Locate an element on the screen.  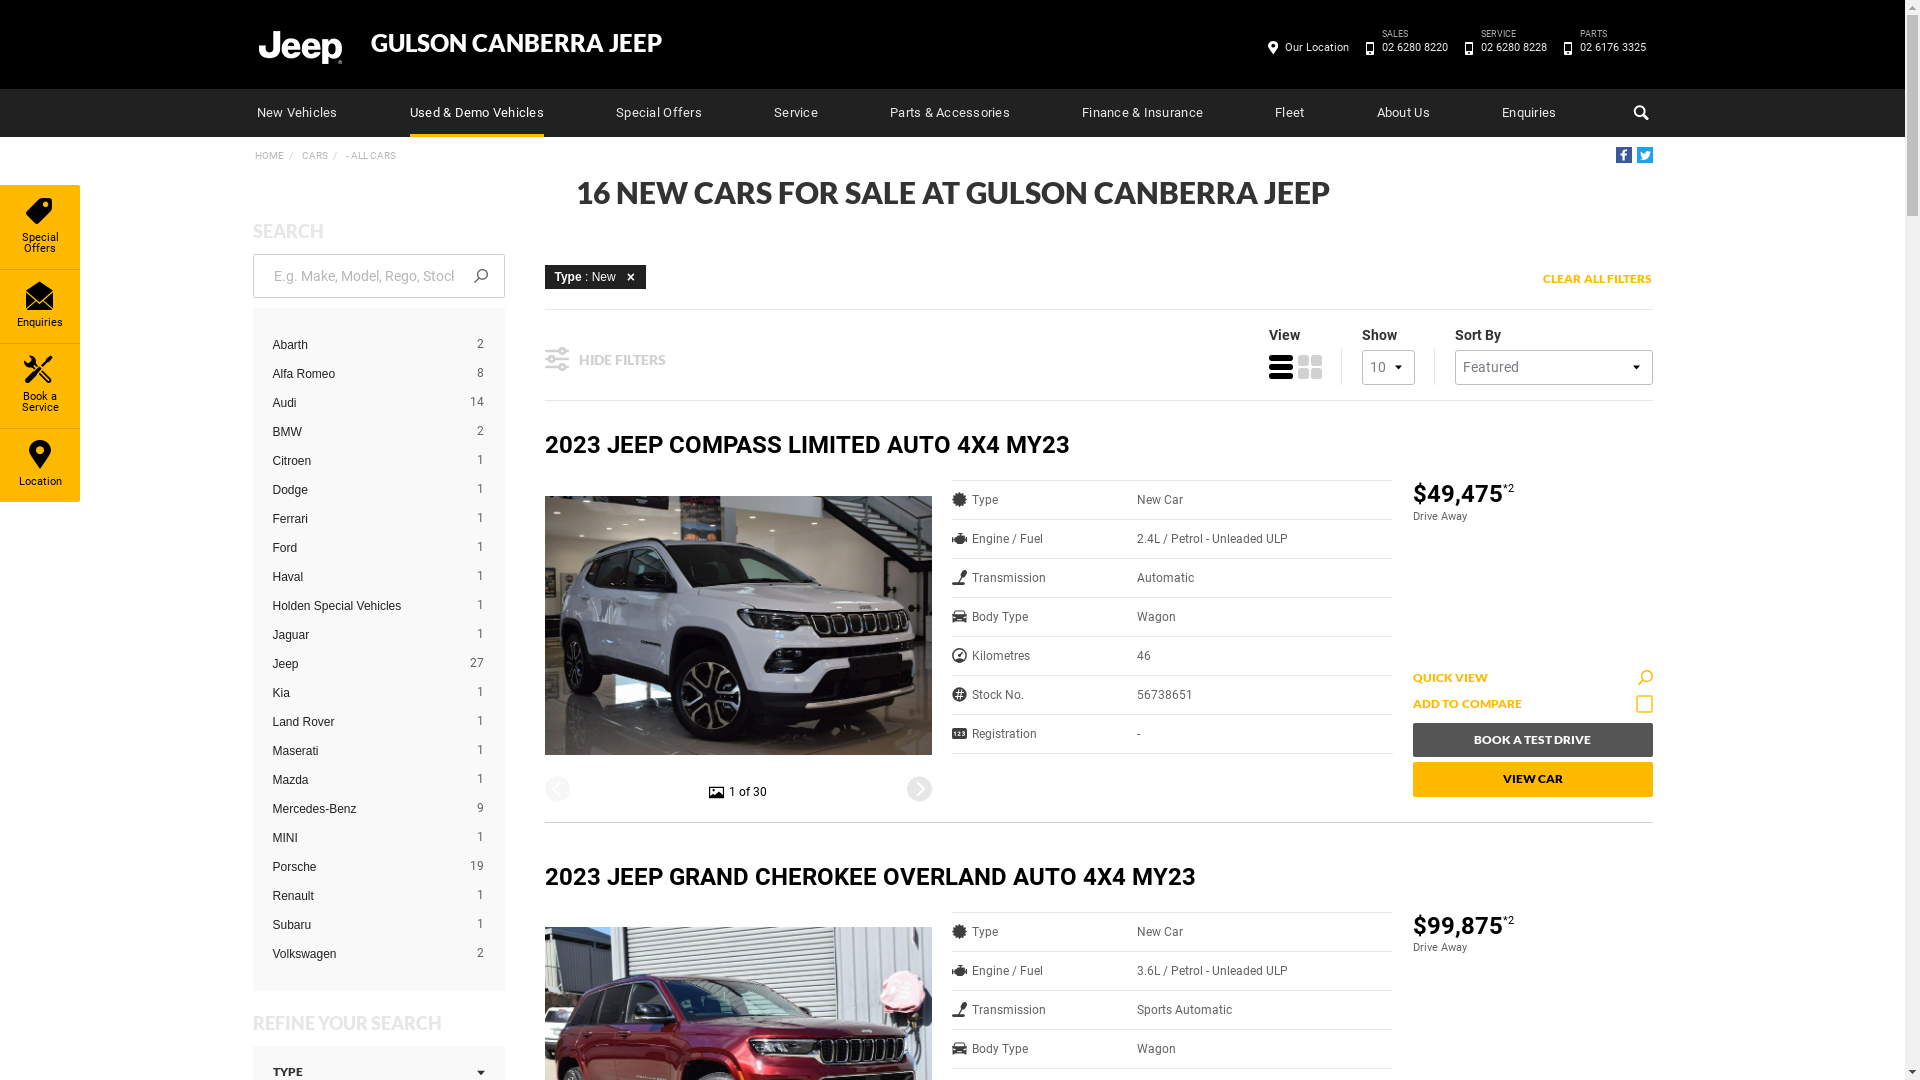
'BOOK A TEST DRIVE' is located at coordinates (1530, 740).